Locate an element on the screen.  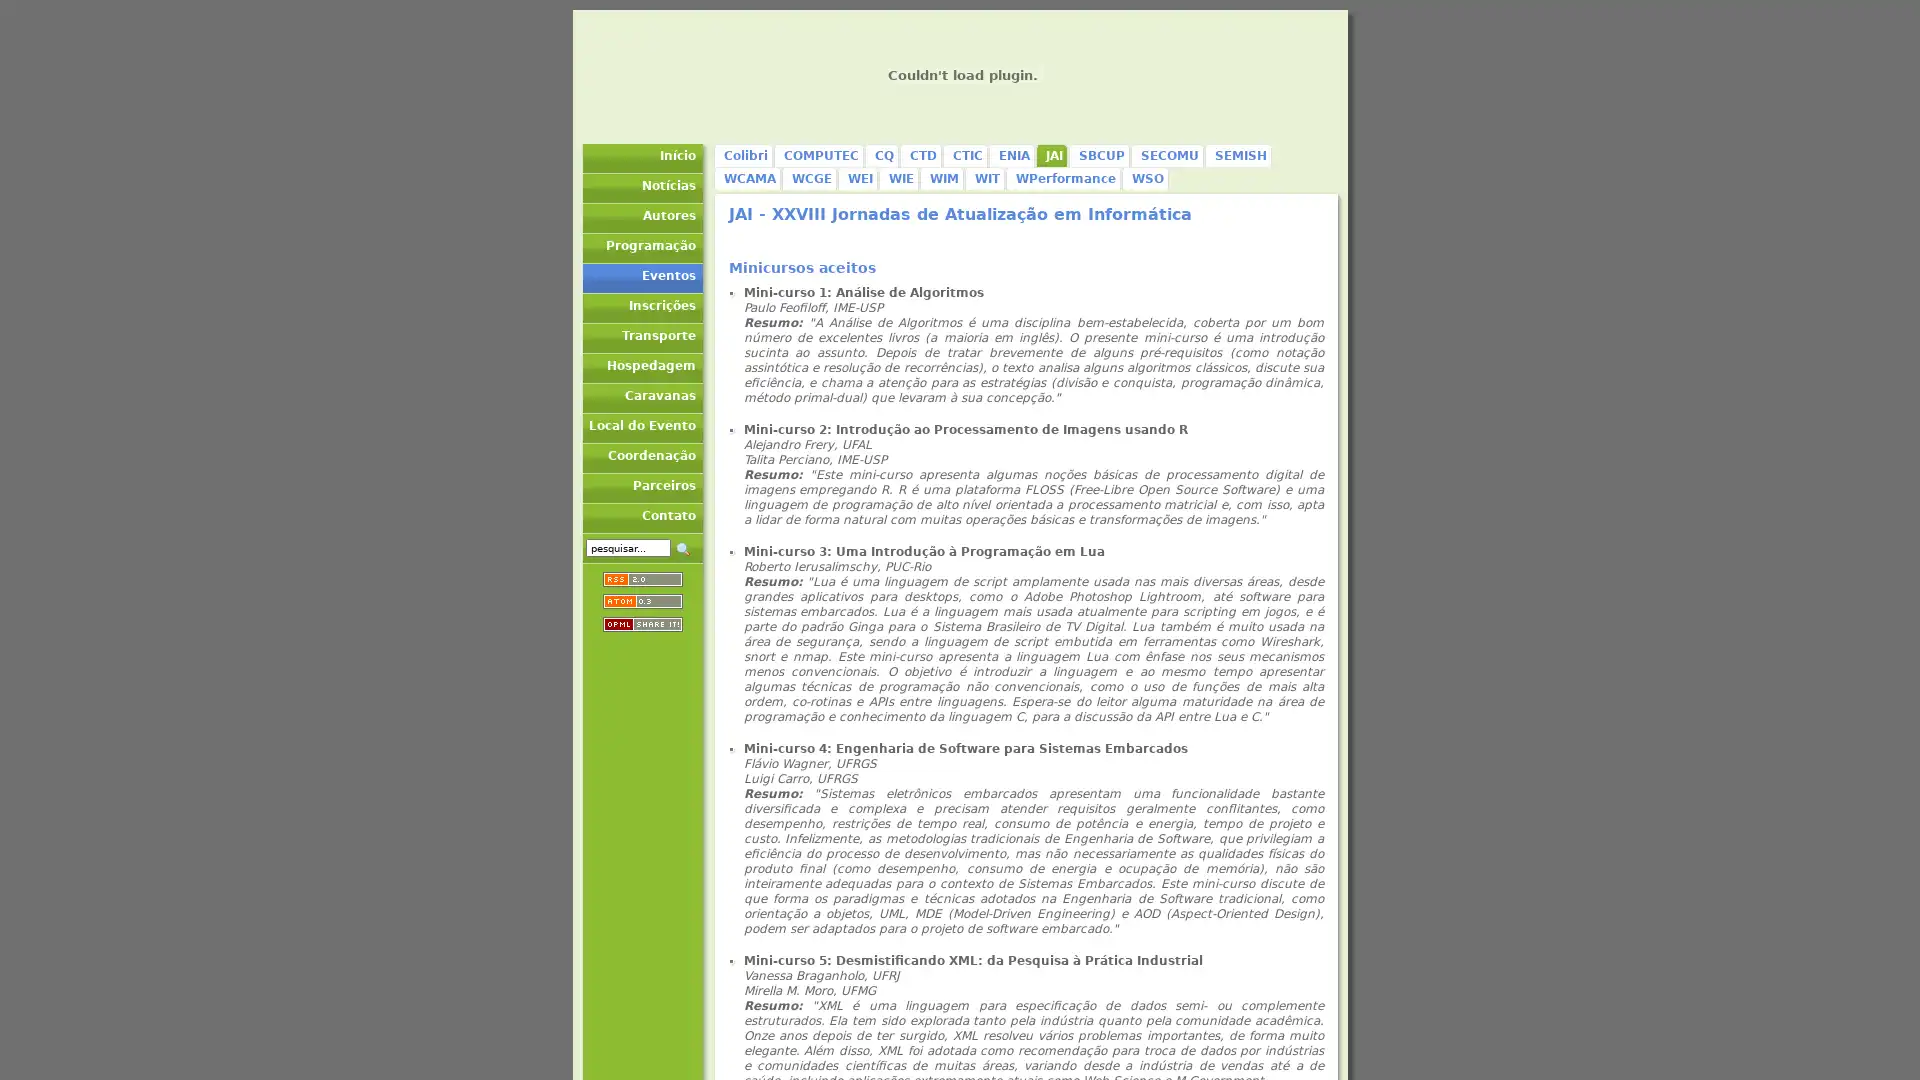
_ is located at coordinates (682, 550).